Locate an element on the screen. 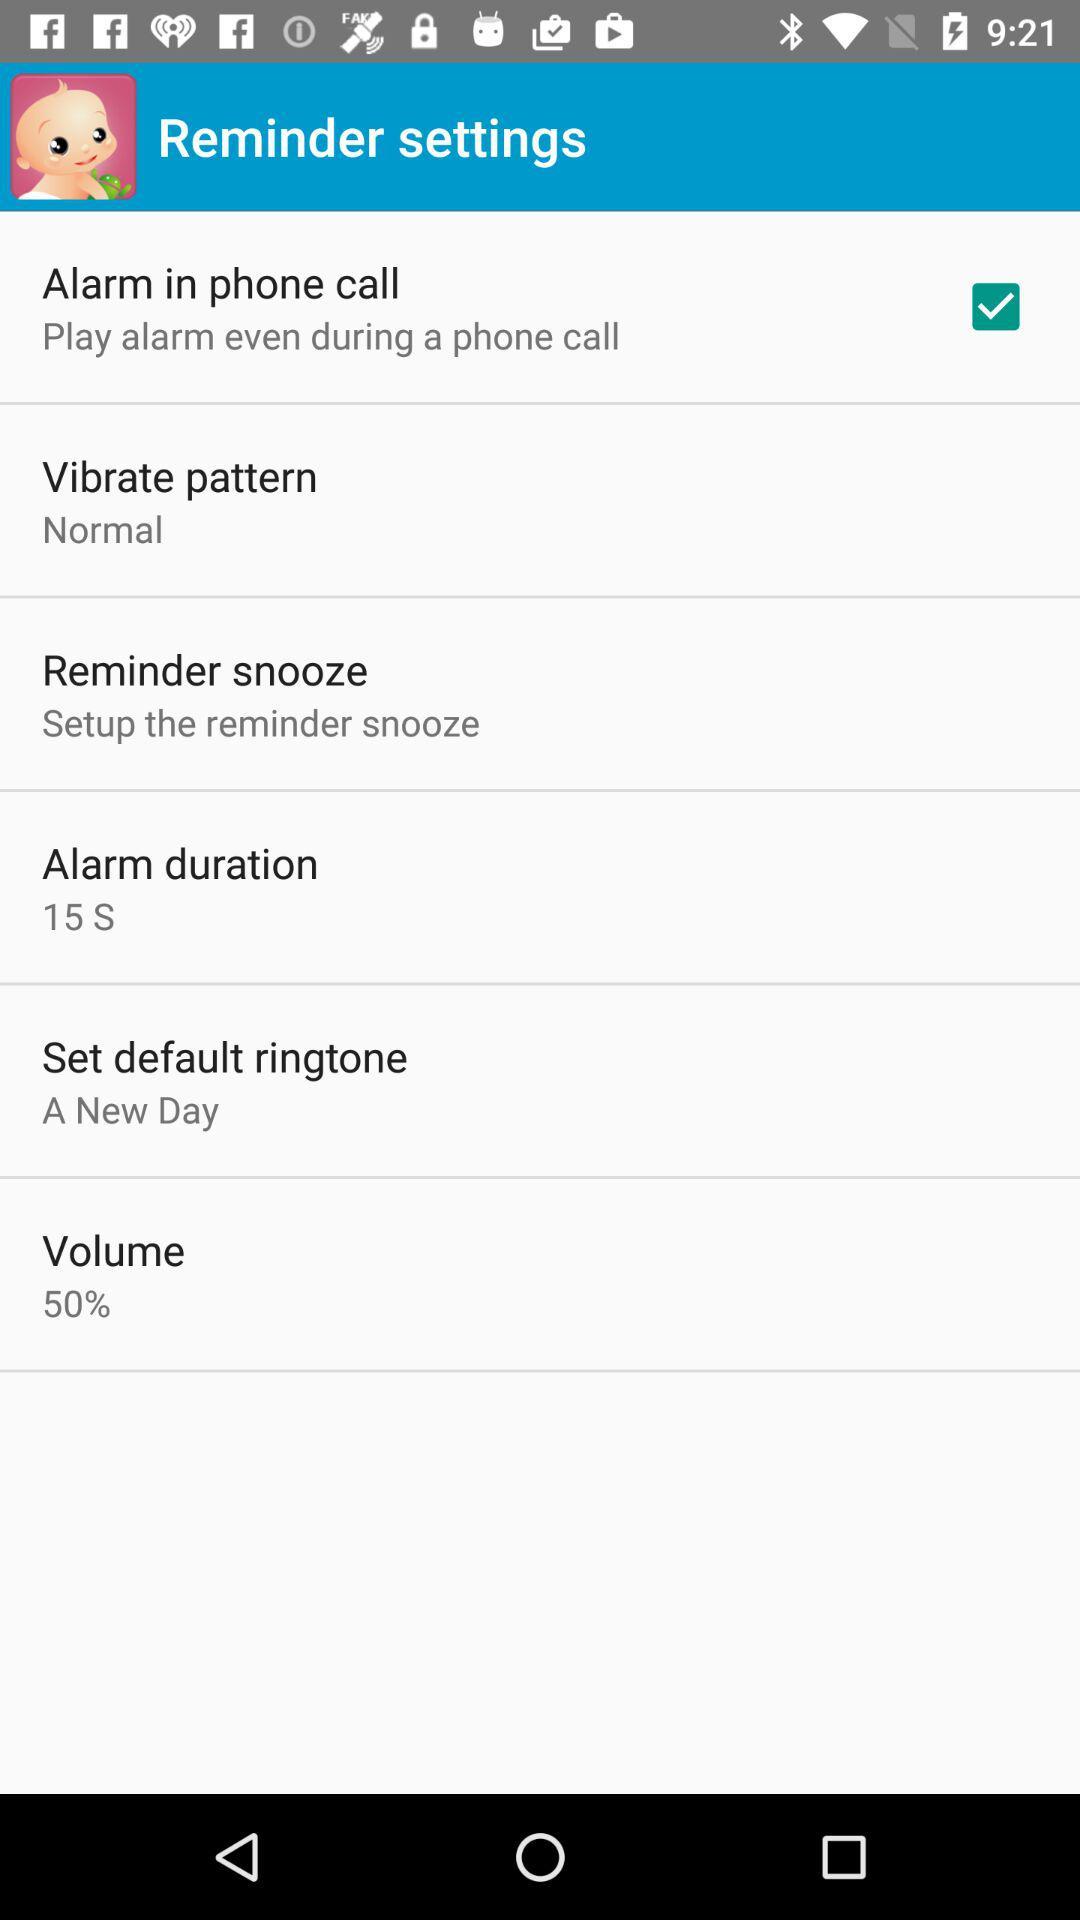  the icon at the bottom left corner is located at coordinates (75, 1302).